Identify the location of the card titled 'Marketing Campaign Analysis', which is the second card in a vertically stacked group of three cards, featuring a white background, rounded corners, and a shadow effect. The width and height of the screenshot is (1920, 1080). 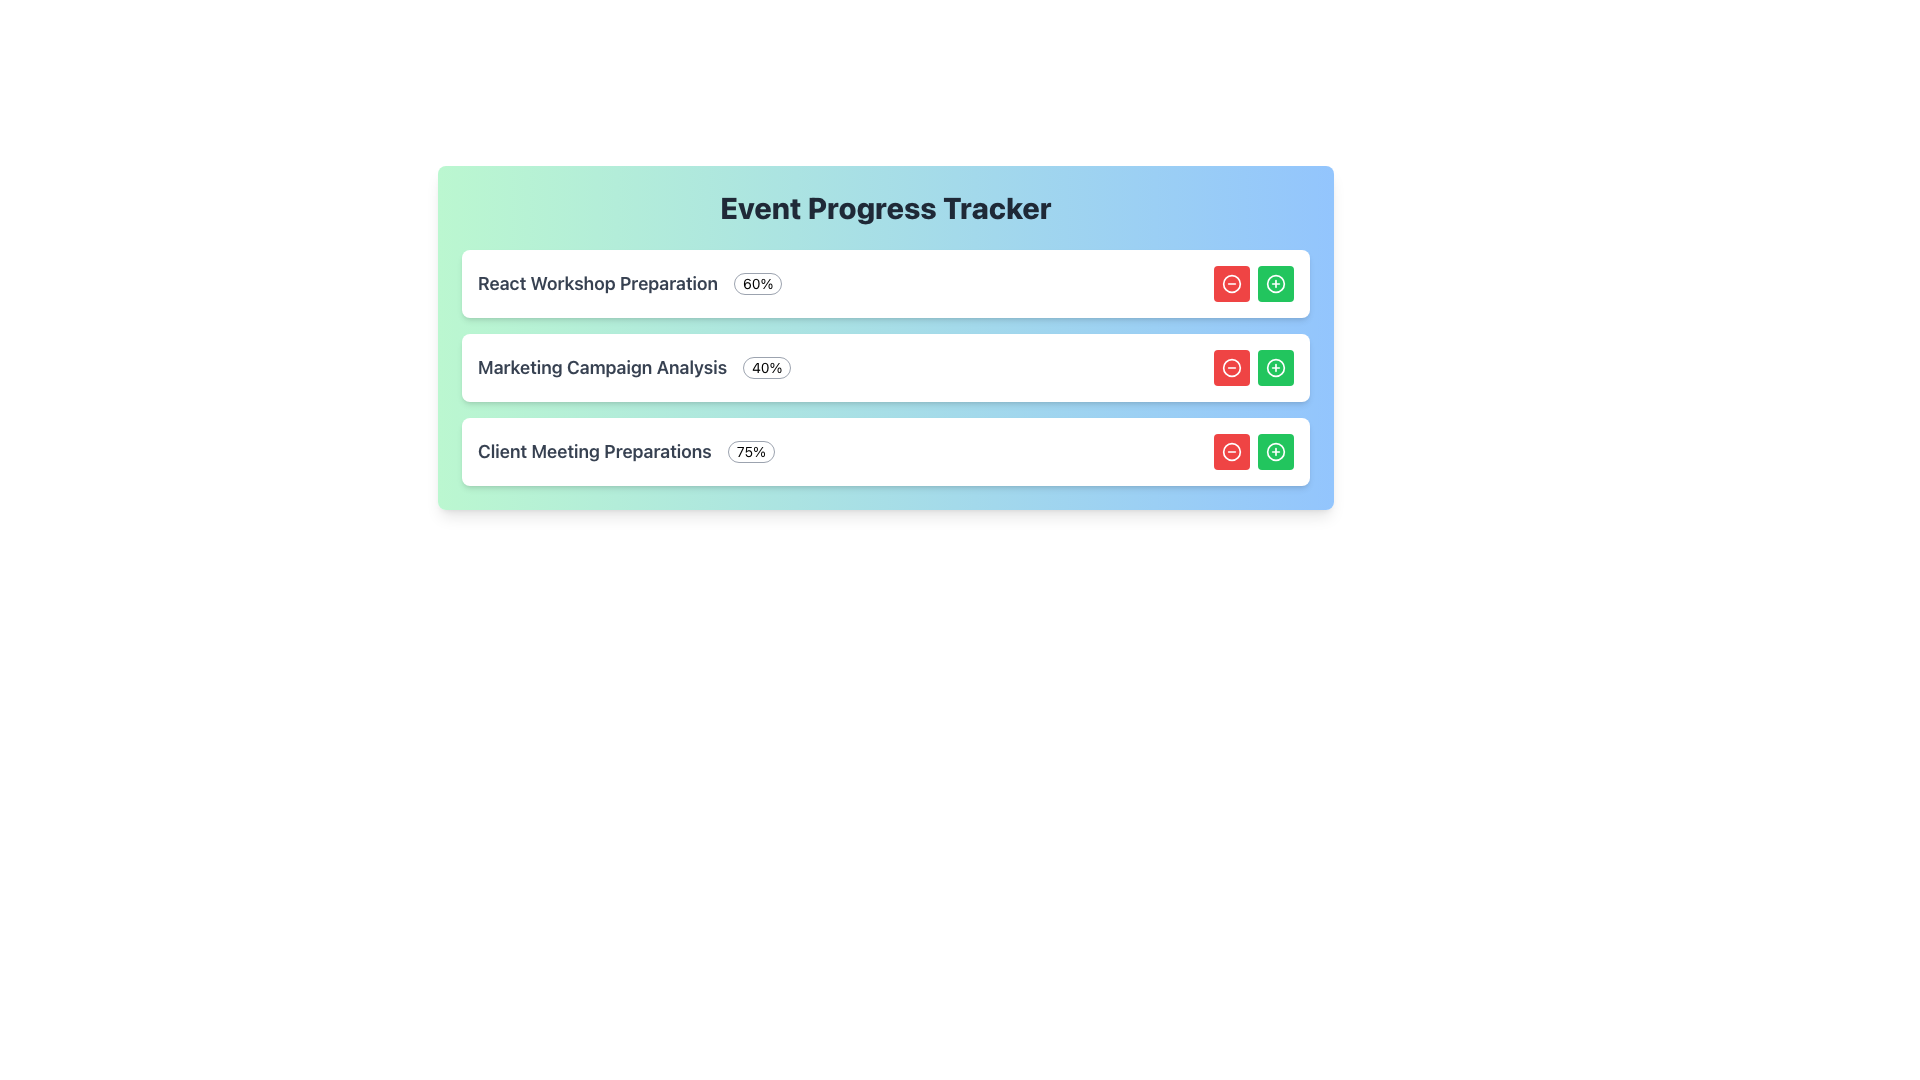
(885, 367).